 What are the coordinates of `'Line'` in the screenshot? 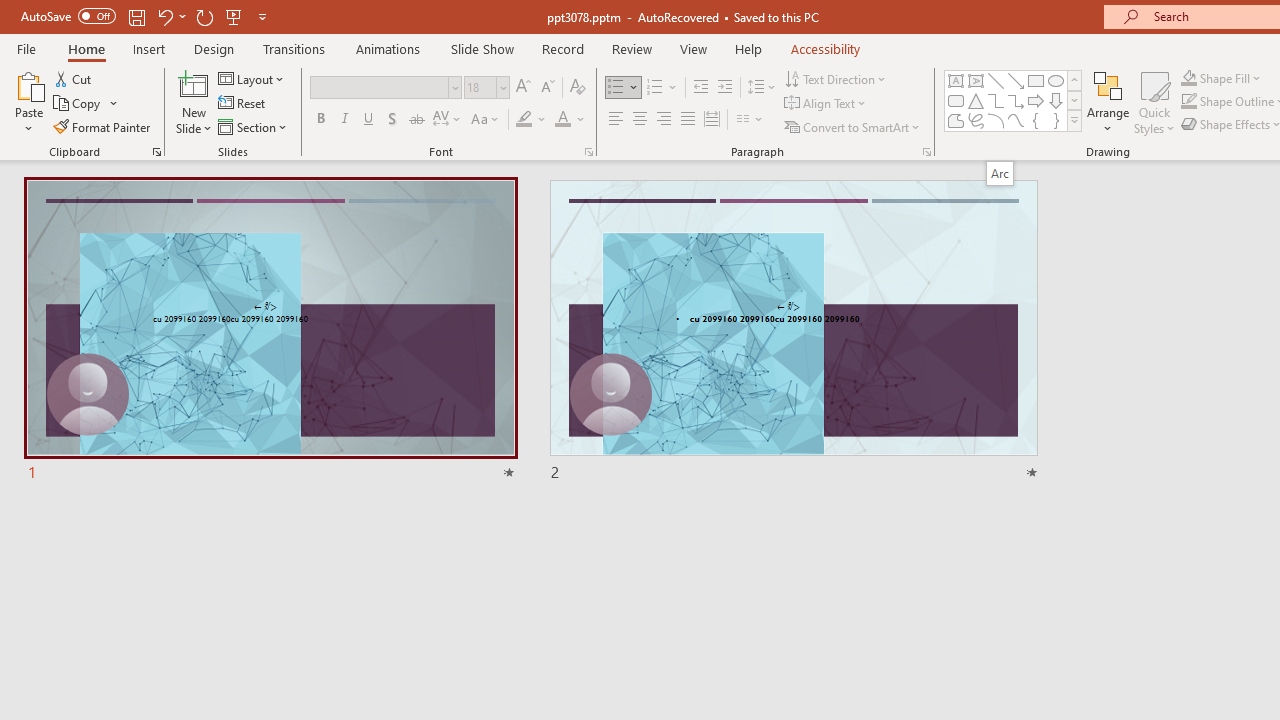 It's located at (995, 80).